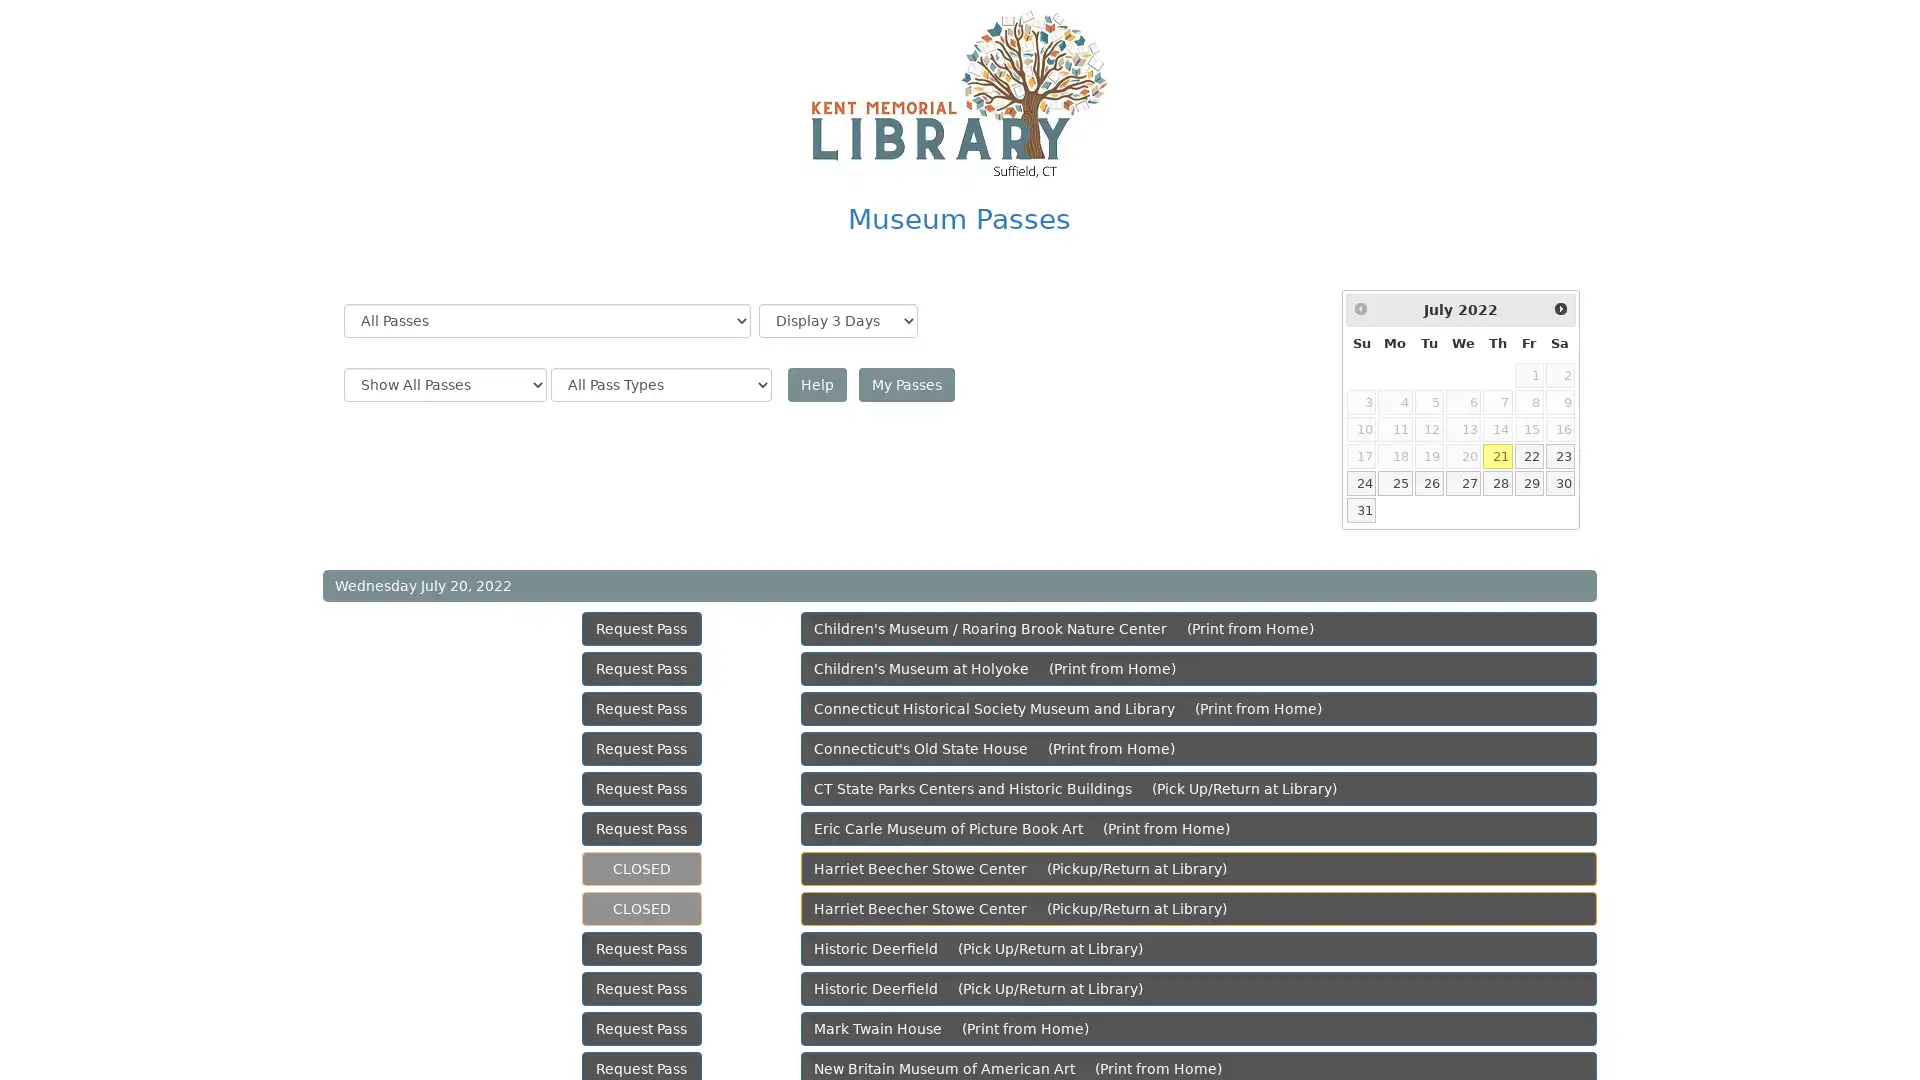 The image size is (1920, 1080). I want to click on Connecticut's Old State House     (Print from Home), so click(1198, 748).